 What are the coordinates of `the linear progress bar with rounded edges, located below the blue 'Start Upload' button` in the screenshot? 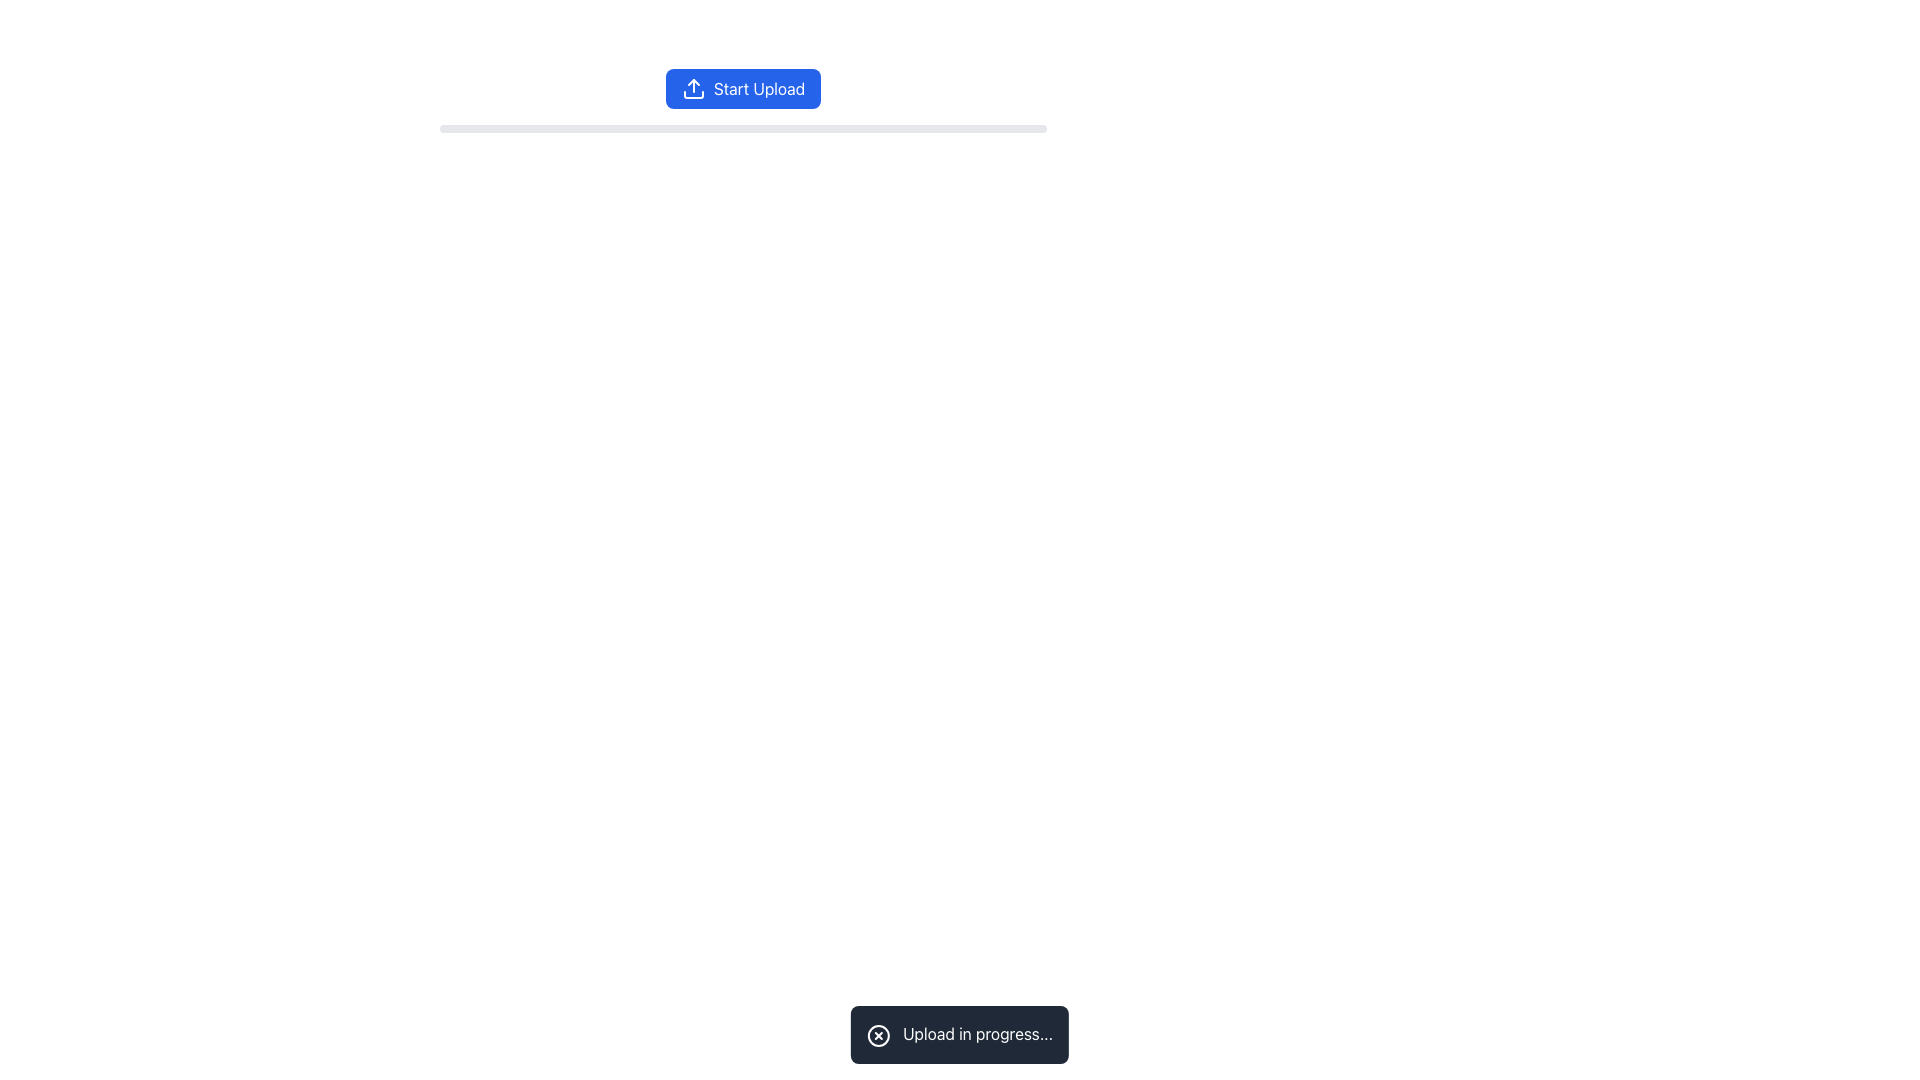 It's located at (742, 128).